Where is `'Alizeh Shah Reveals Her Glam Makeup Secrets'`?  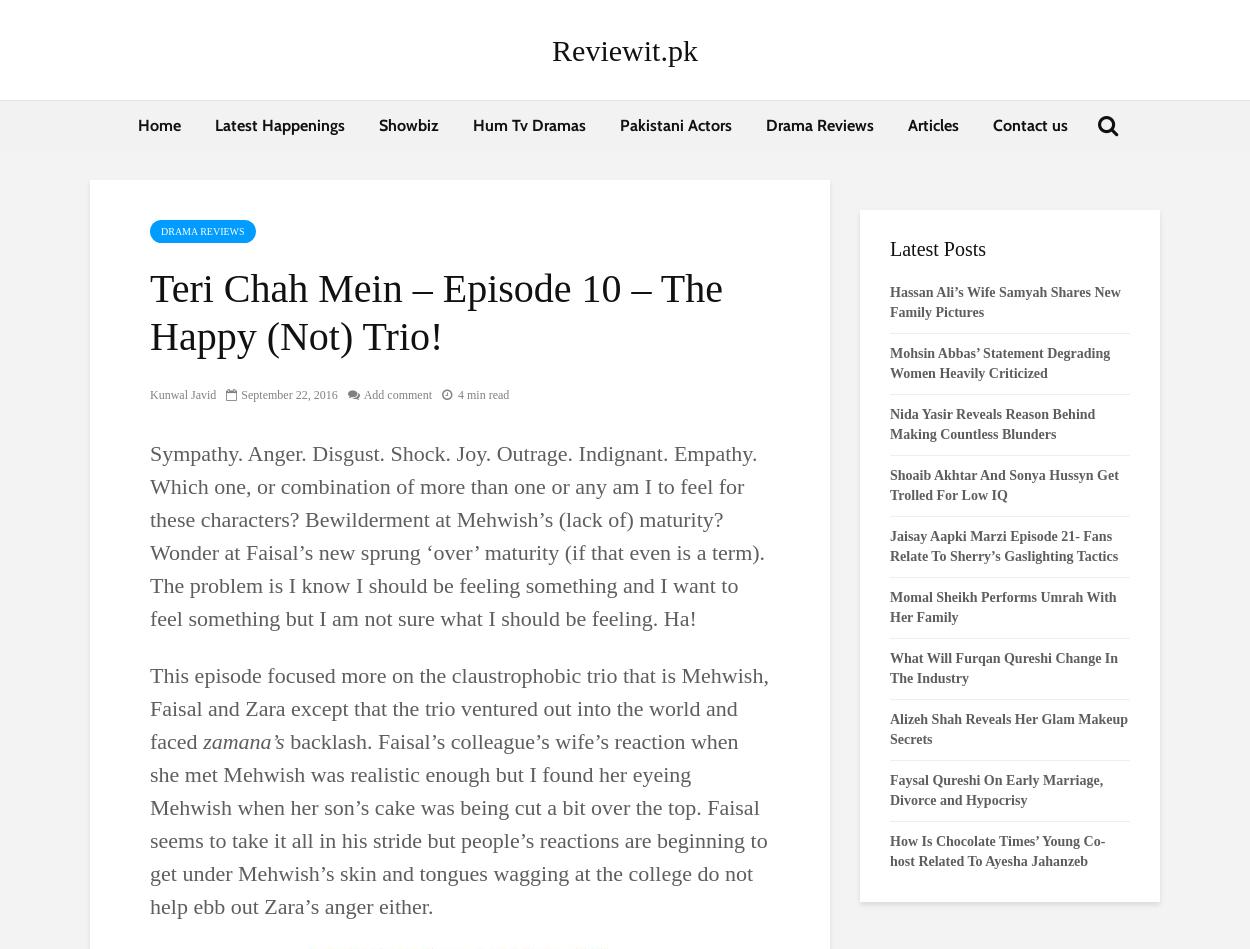 'Alizeh Shah Reveals Her Glam Makeup Secrets' is located at coordinates (1009, 729).